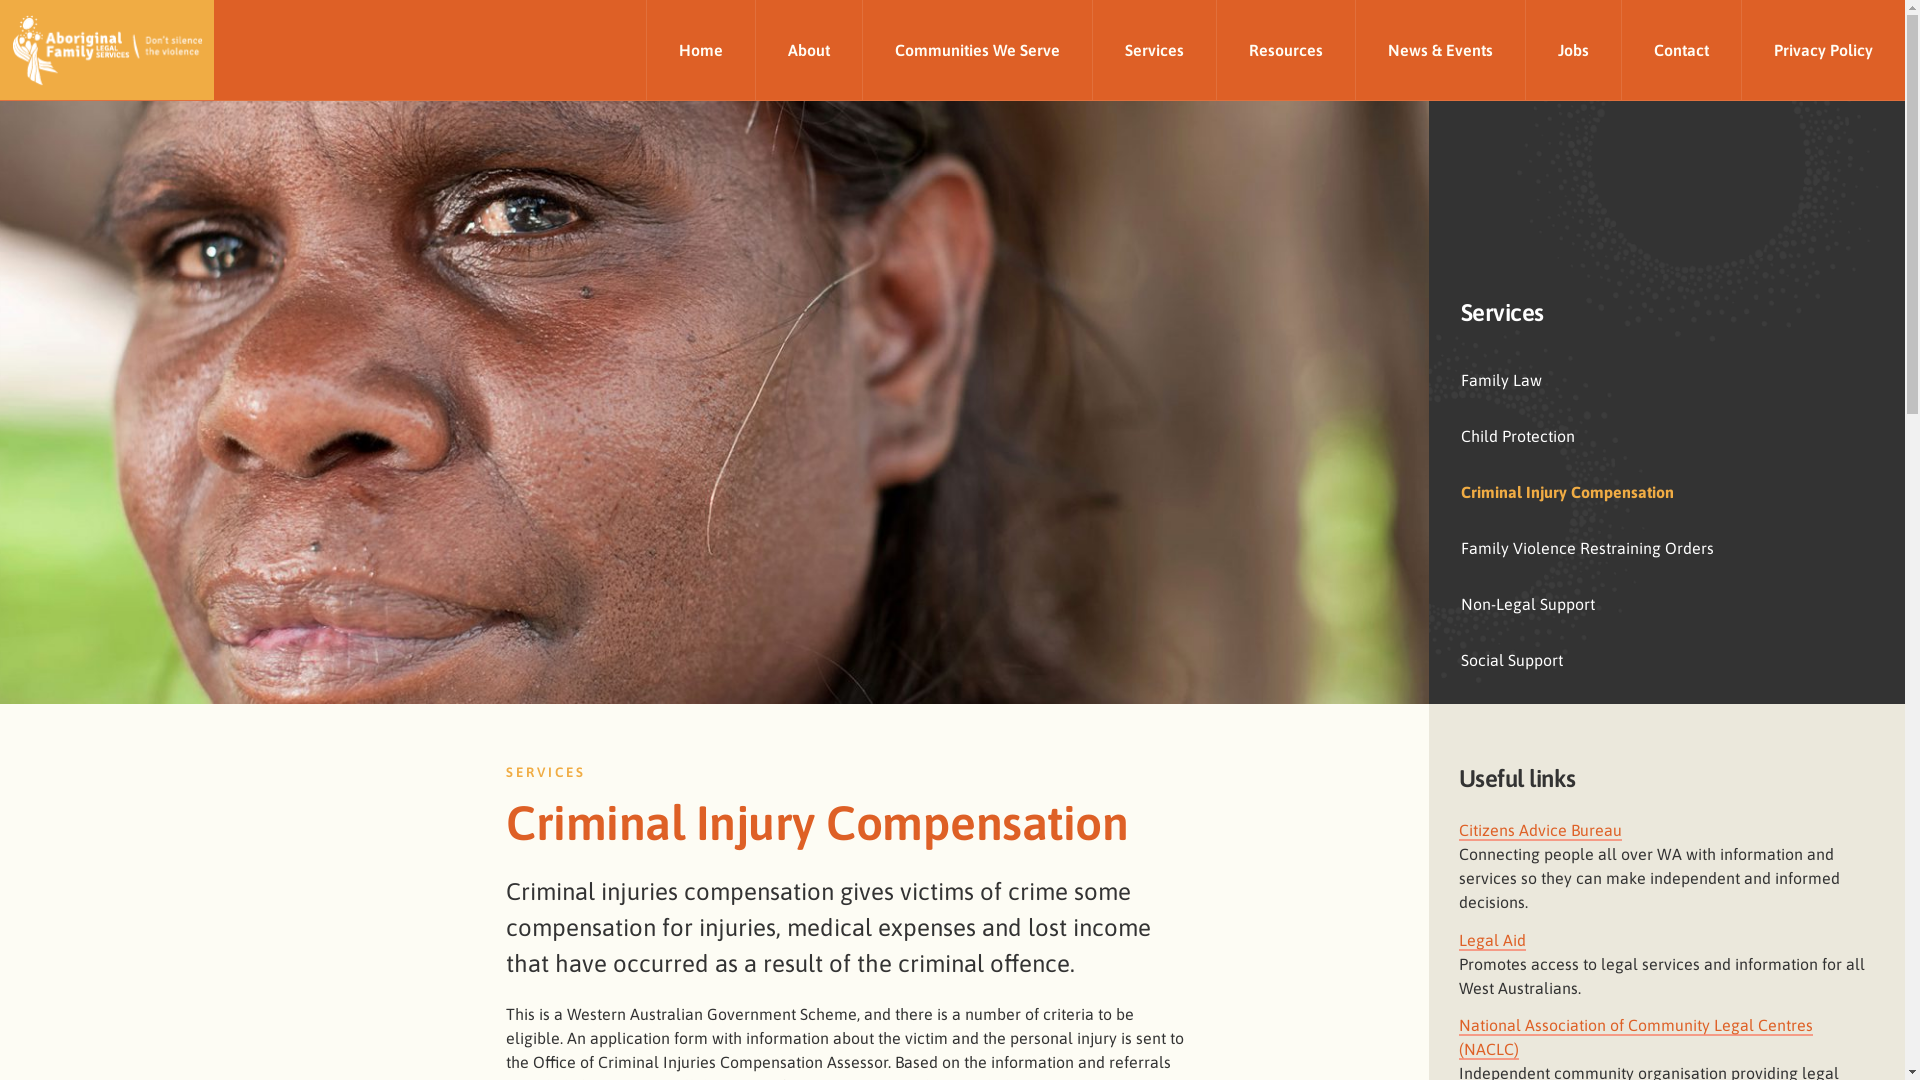 The image size is (1920, 1080). I want to click on 'Resources', so click(1214, 49).